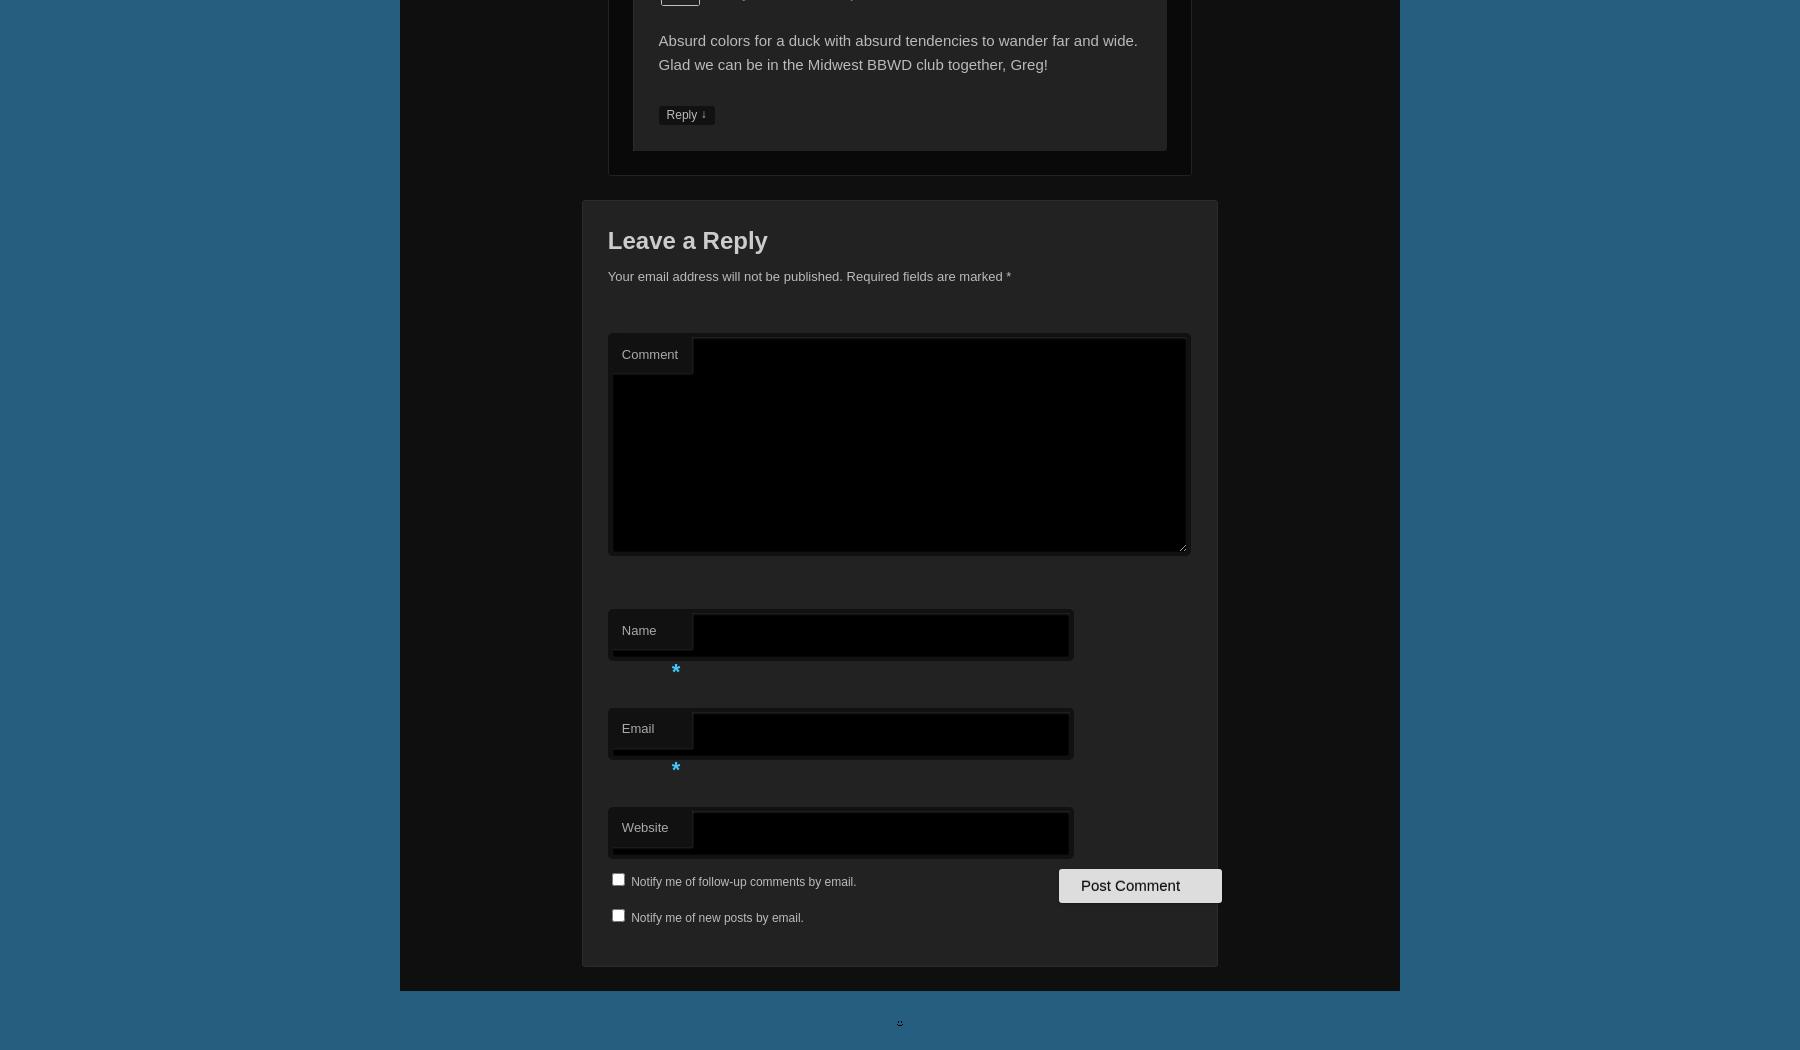 Image resolution: width=1800 pixels, height=1050 pixels. I want to click on 'Required fields are marked', so click(922, 274).